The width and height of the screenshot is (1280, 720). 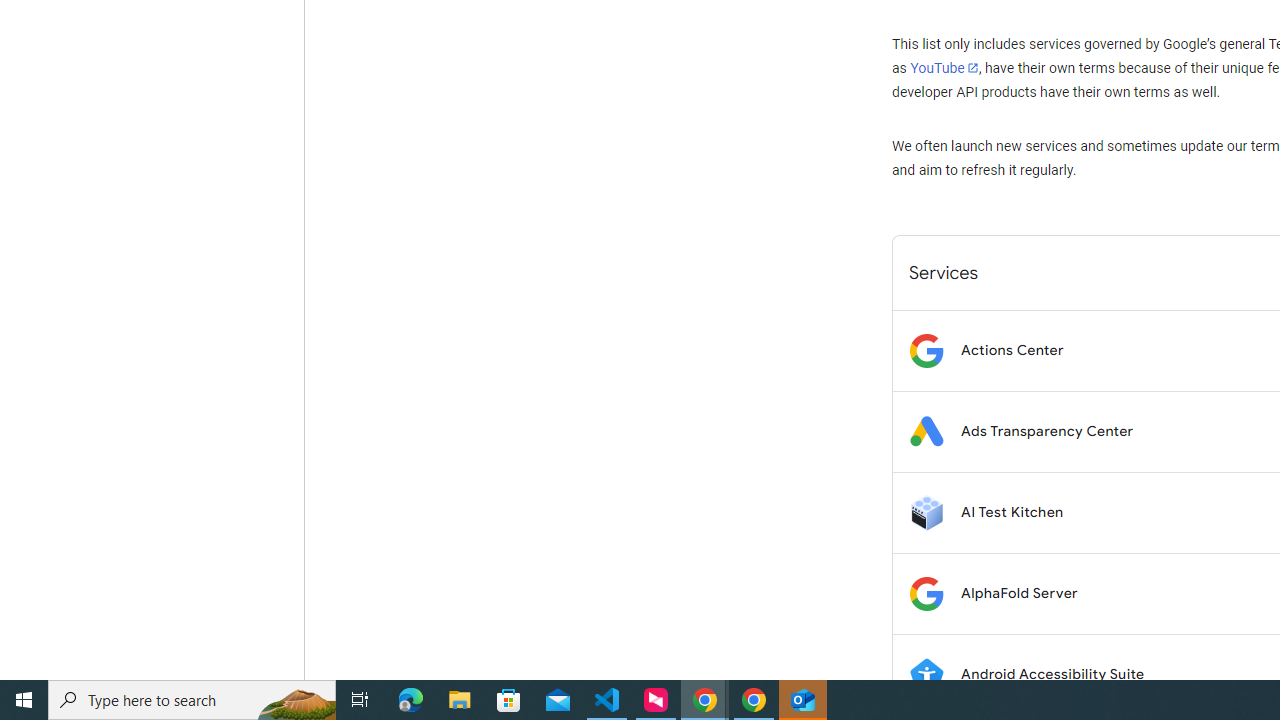 I want to click on 'Logo for Ads Transparency Center', so click(x=925, y=430).